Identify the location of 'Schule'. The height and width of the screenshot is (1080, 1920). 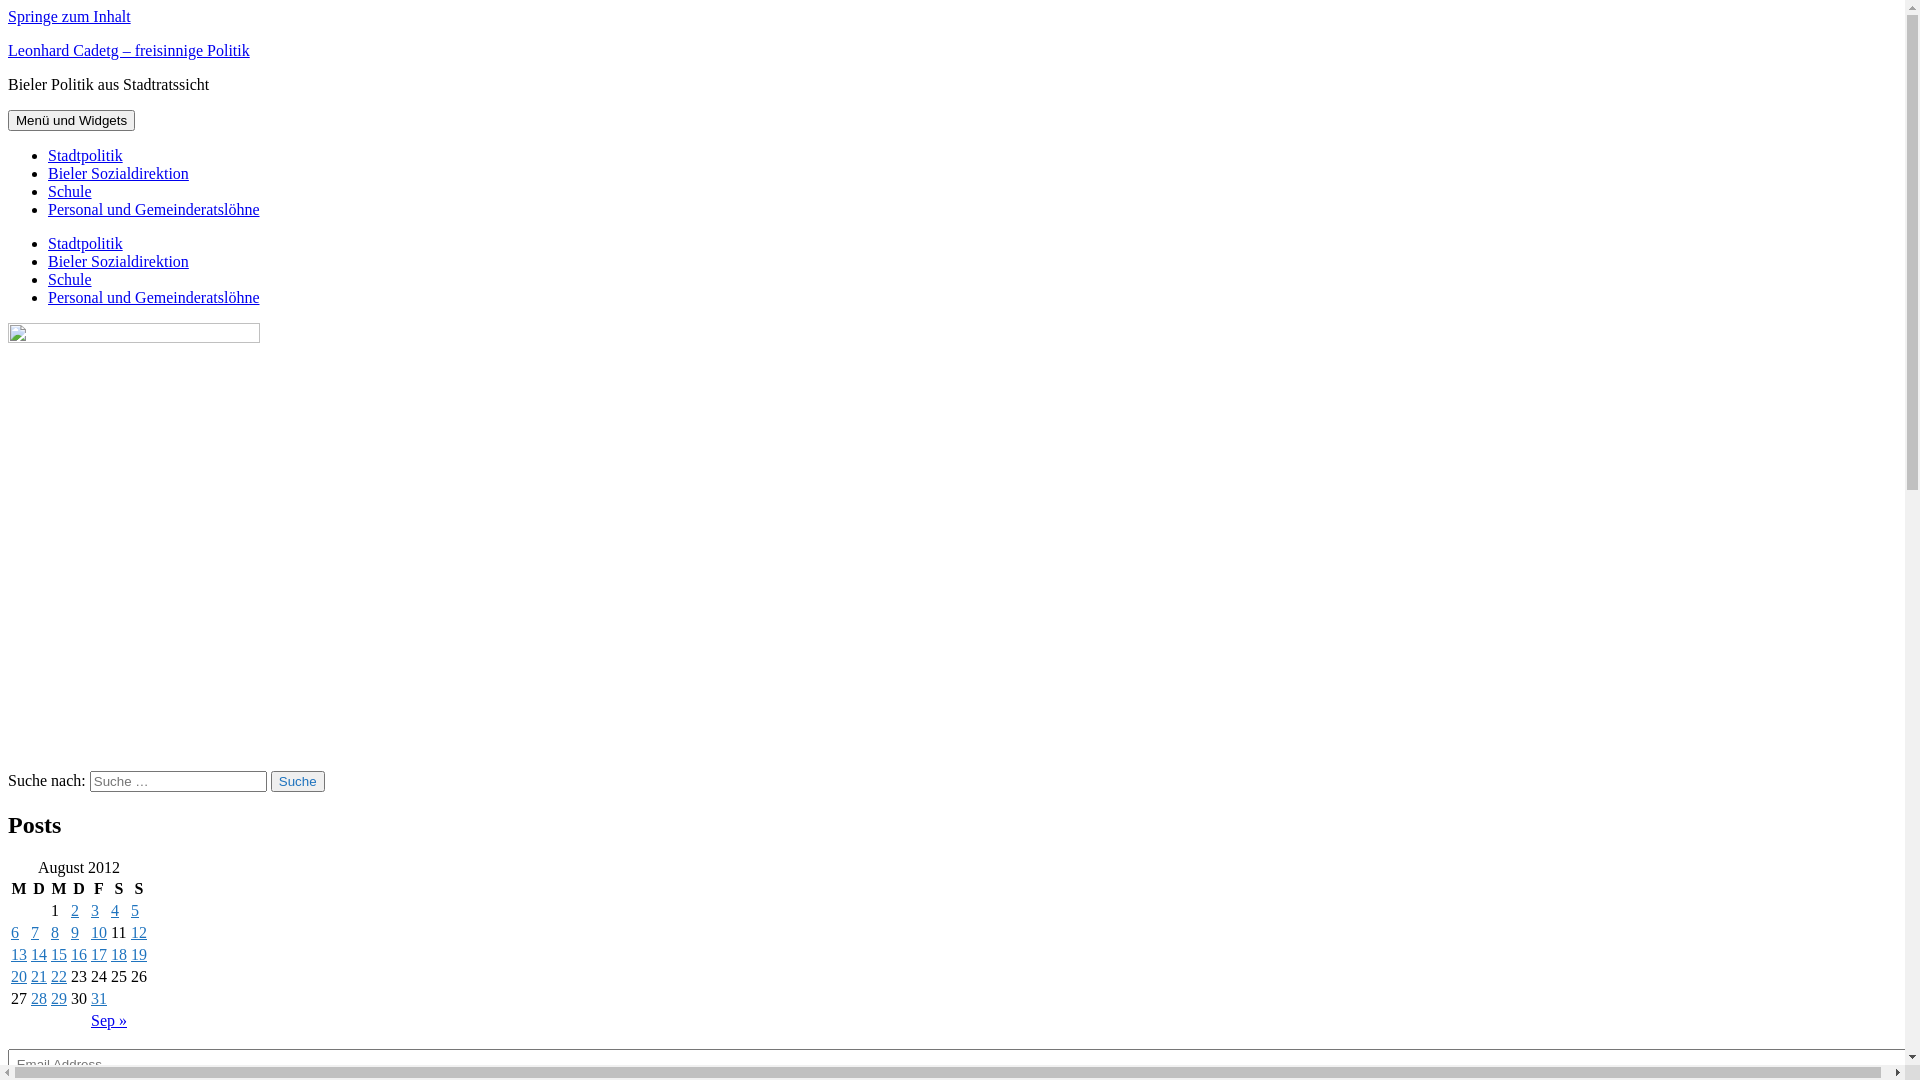
(70, 279).